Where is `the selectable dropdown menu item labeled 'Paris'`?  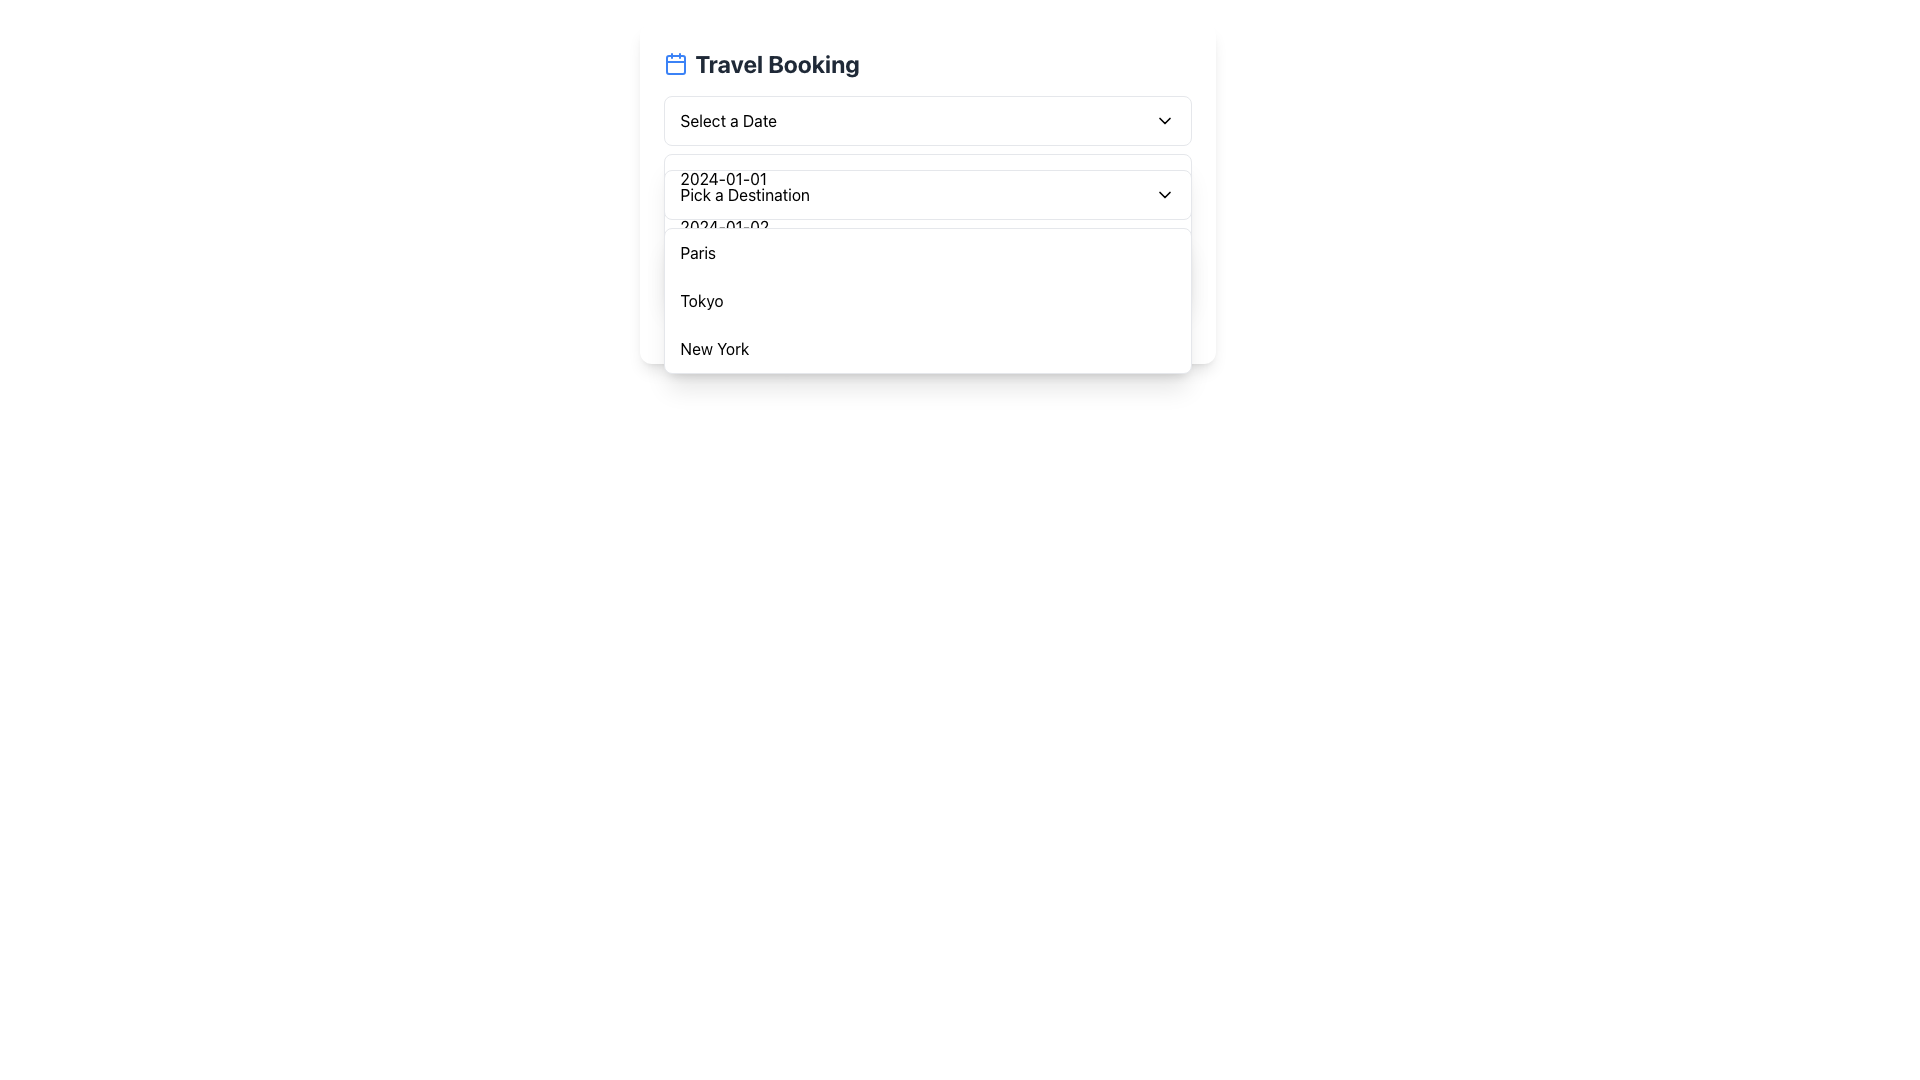 the selectable dropdown menu item labeled 'Paris' is located at coordinates (926, 252).